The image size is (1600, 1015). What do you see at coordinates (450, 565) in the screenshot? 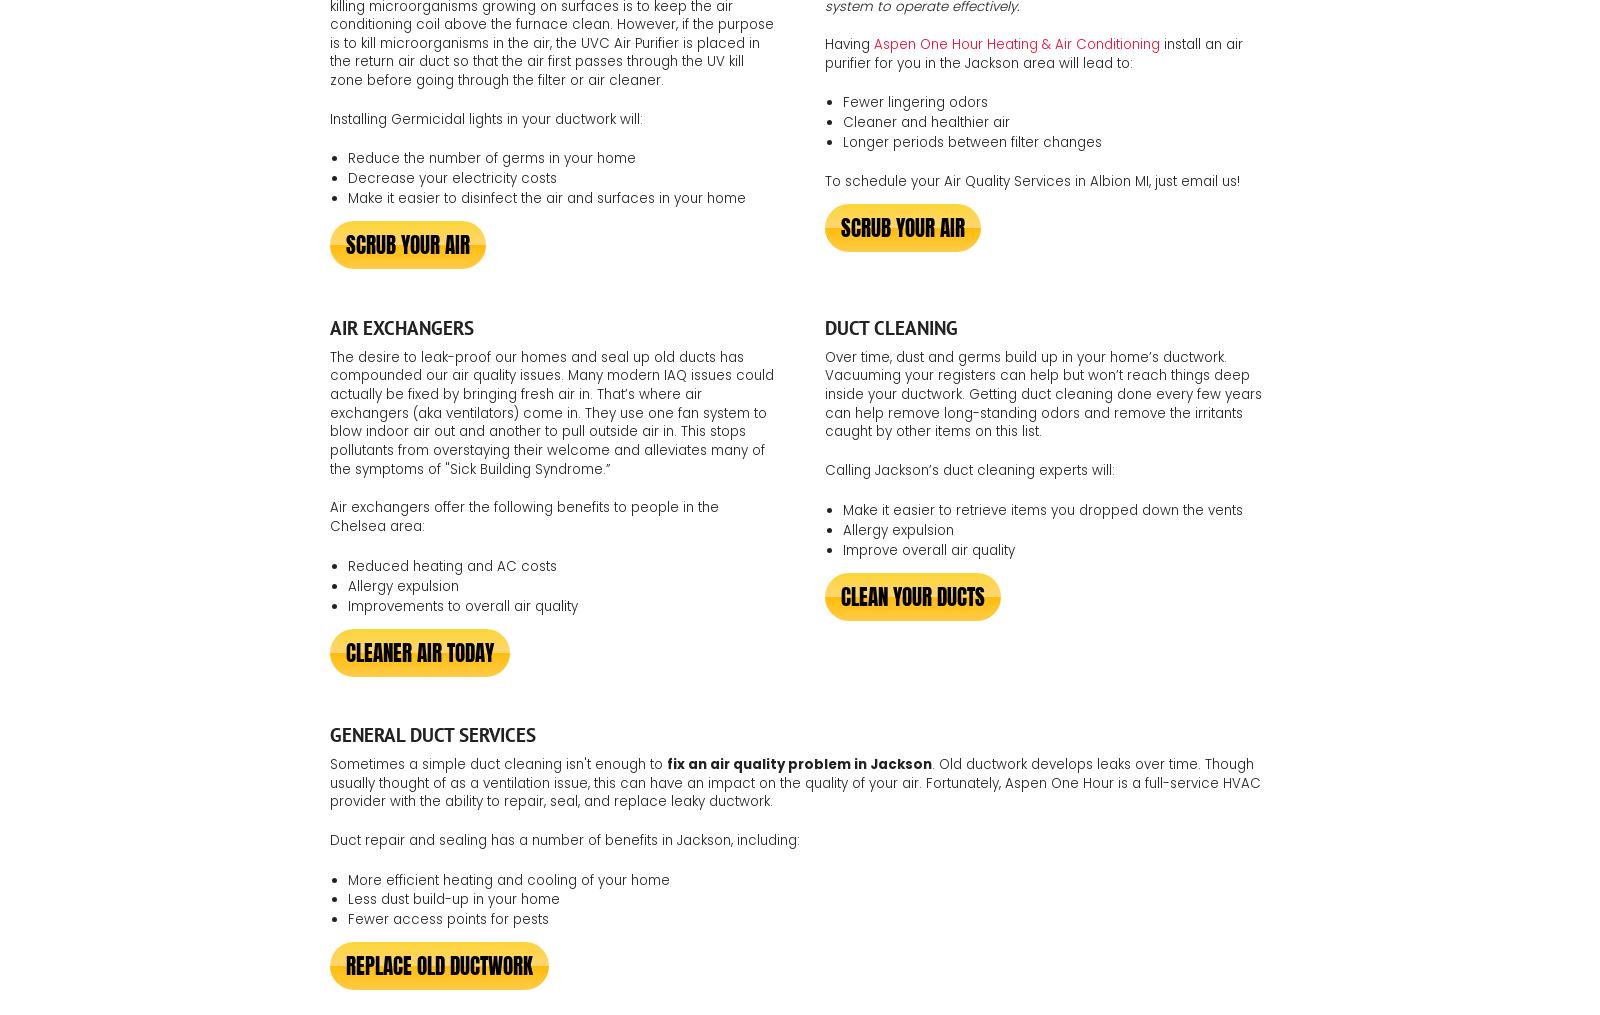
I see `'Reduced heating and AC costs'` at bounding box center [450, 565].